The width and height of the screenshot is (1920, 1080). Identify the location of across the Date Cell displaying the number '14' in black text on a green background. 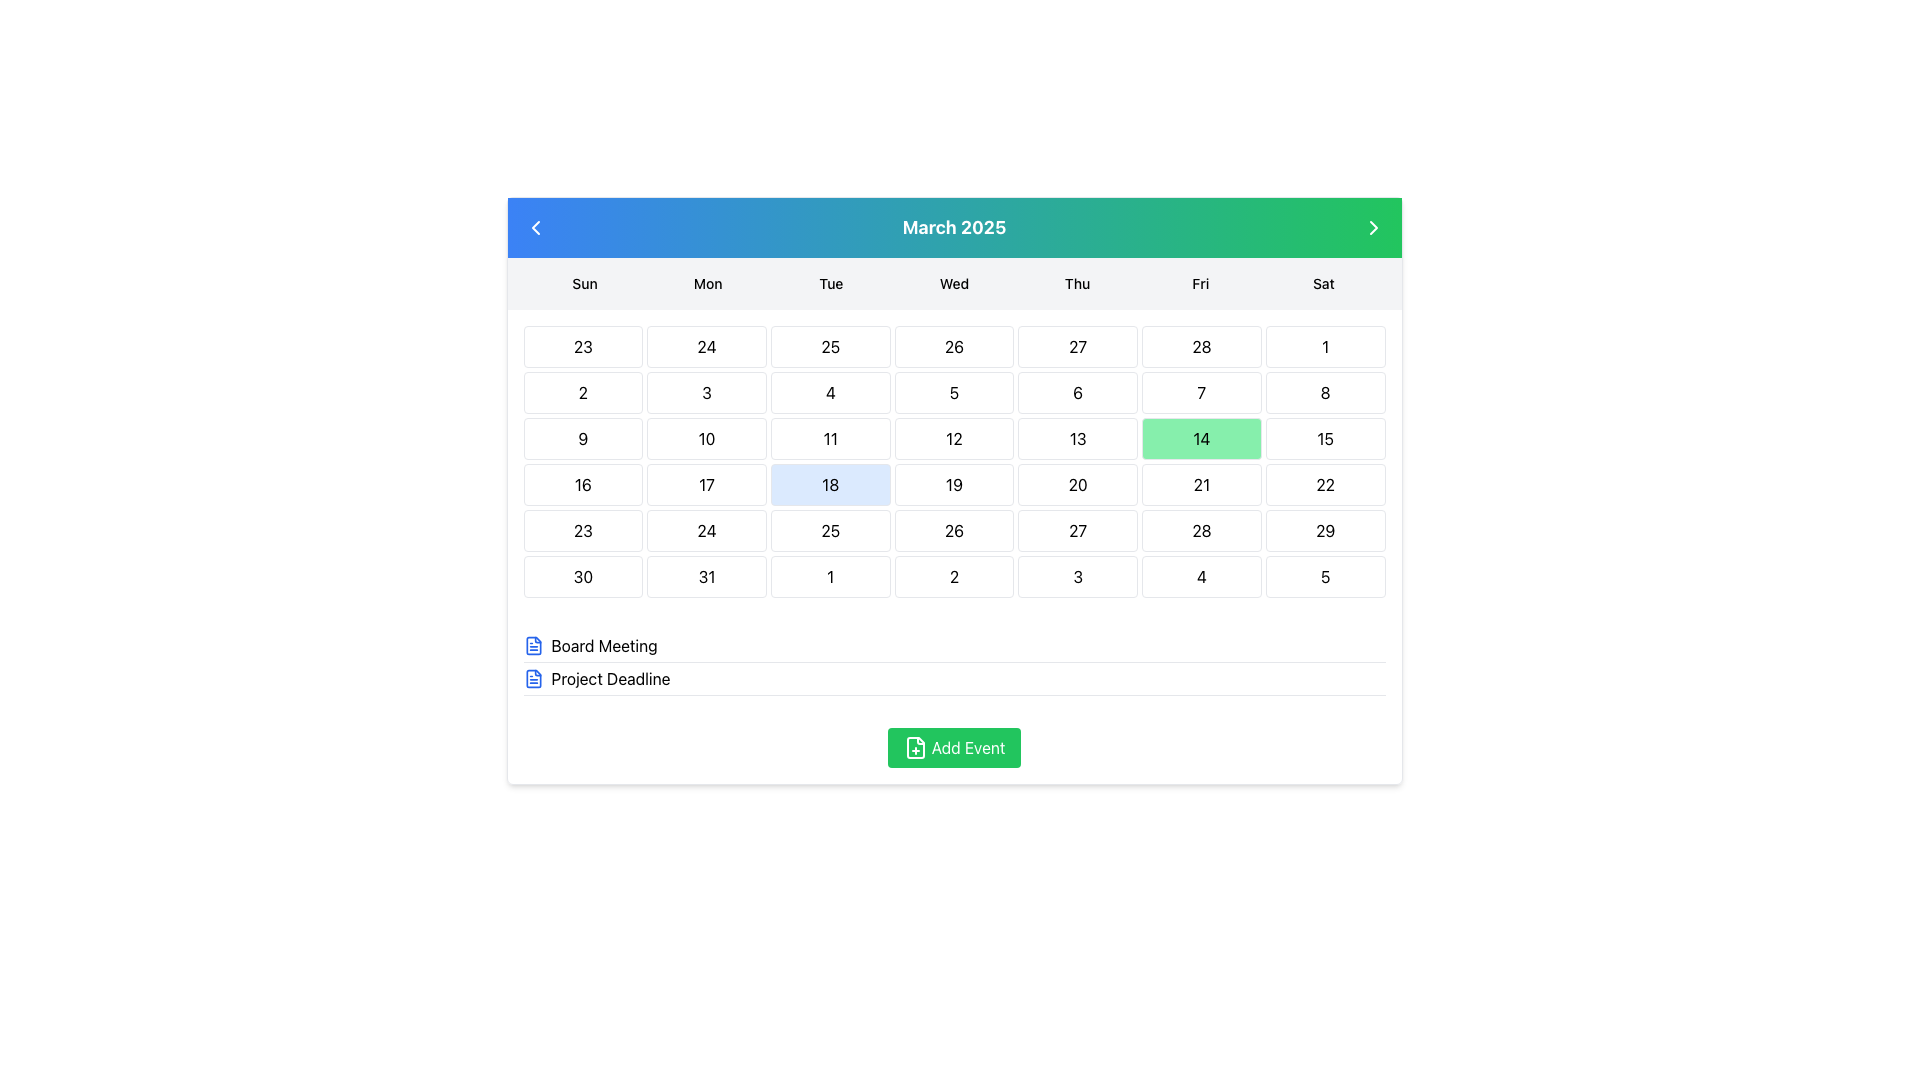
(1200, 438).